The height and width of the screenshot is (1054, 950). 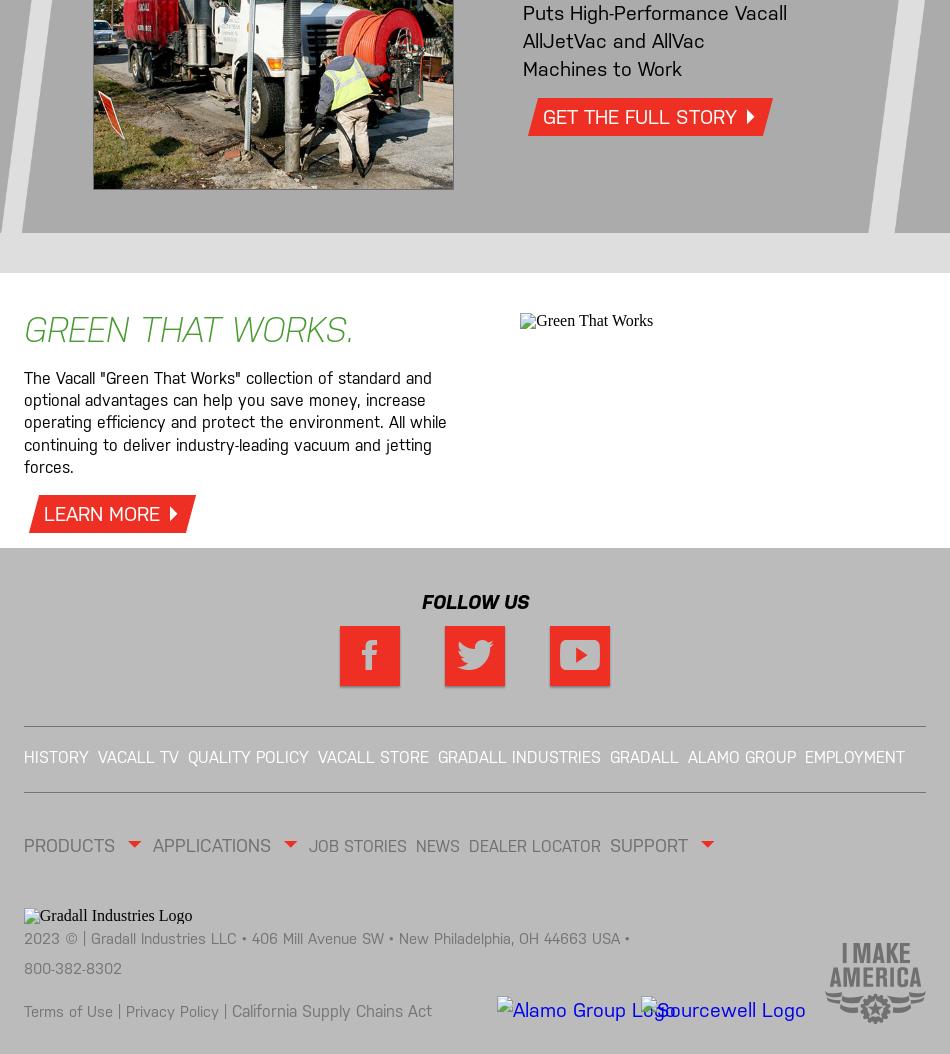 What do you see at coordinates (174, 1010) in the screenshot?
I see `'Privacy Policy'` at bounding box center [174, 1010].